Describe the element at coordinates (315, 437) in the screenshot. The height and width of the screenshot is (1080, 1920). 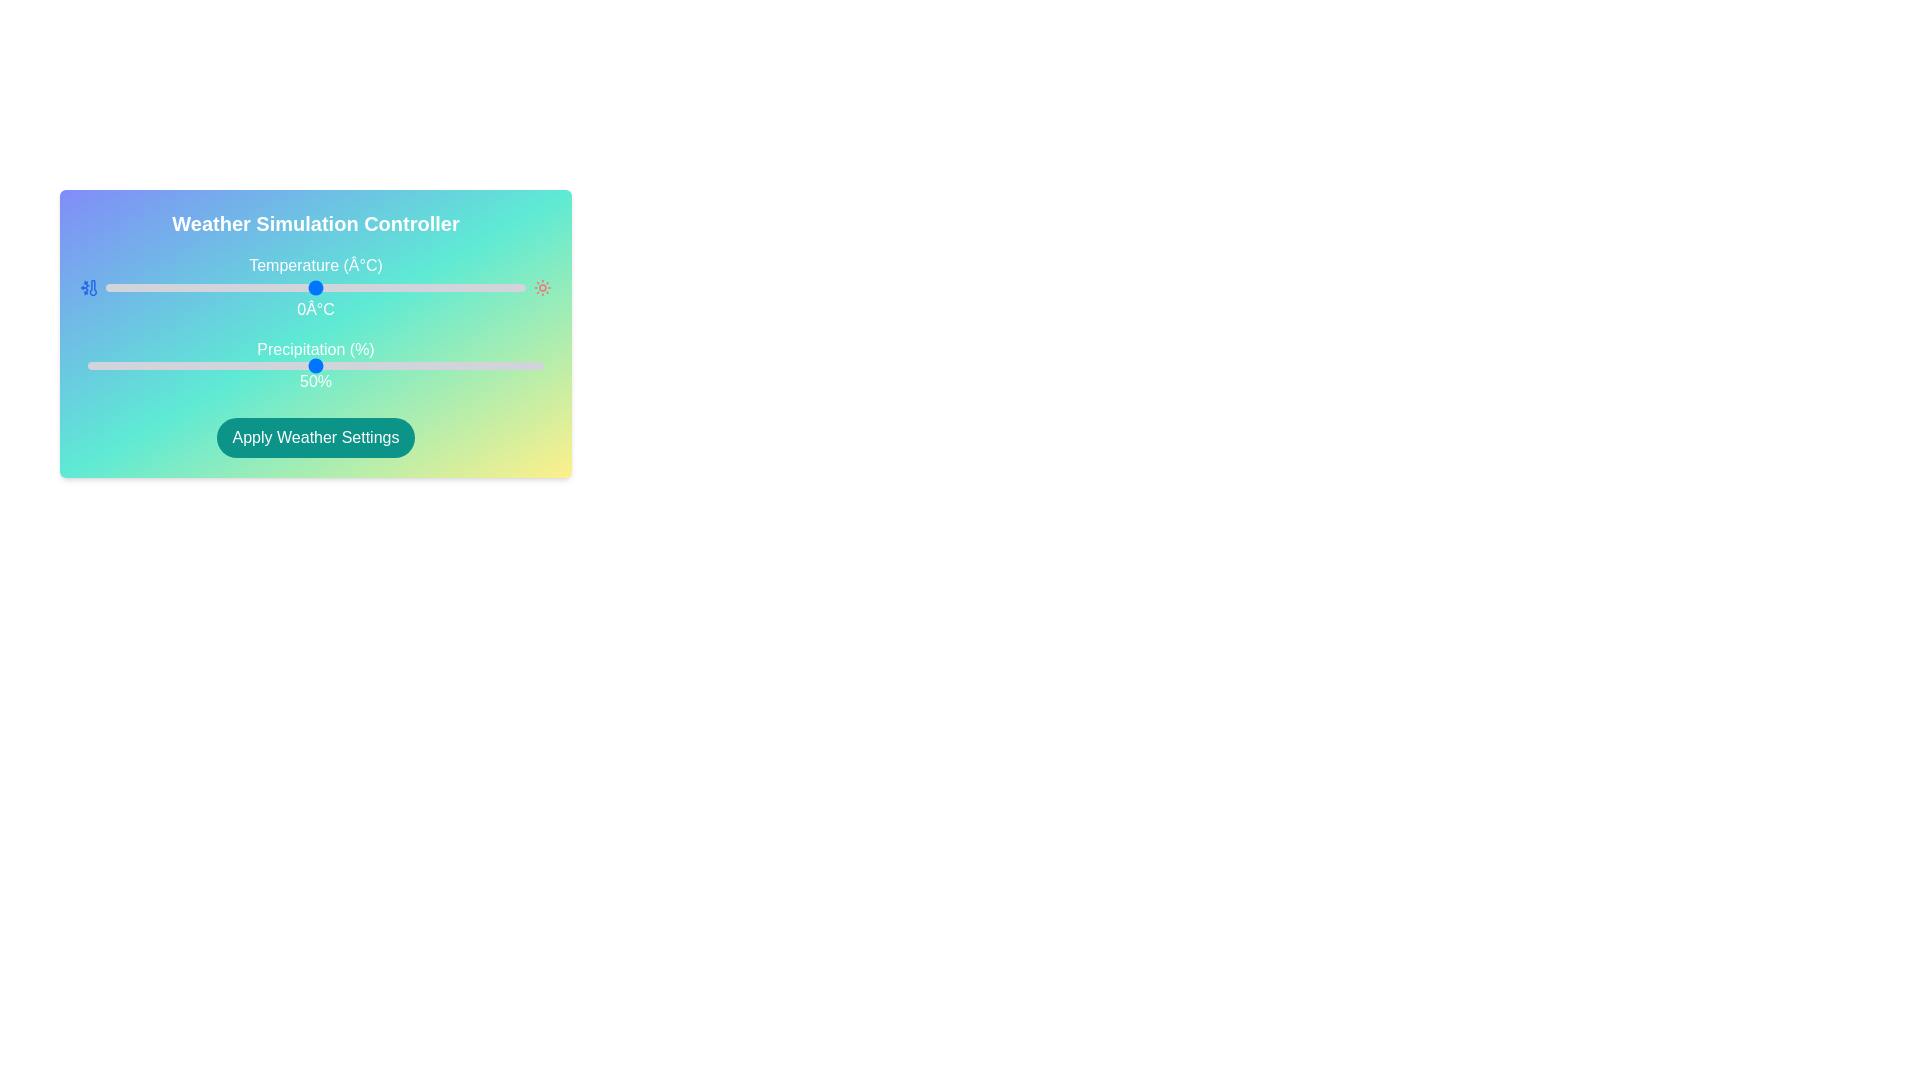
I see `the 'Apply Weather Settings' button` at that location.